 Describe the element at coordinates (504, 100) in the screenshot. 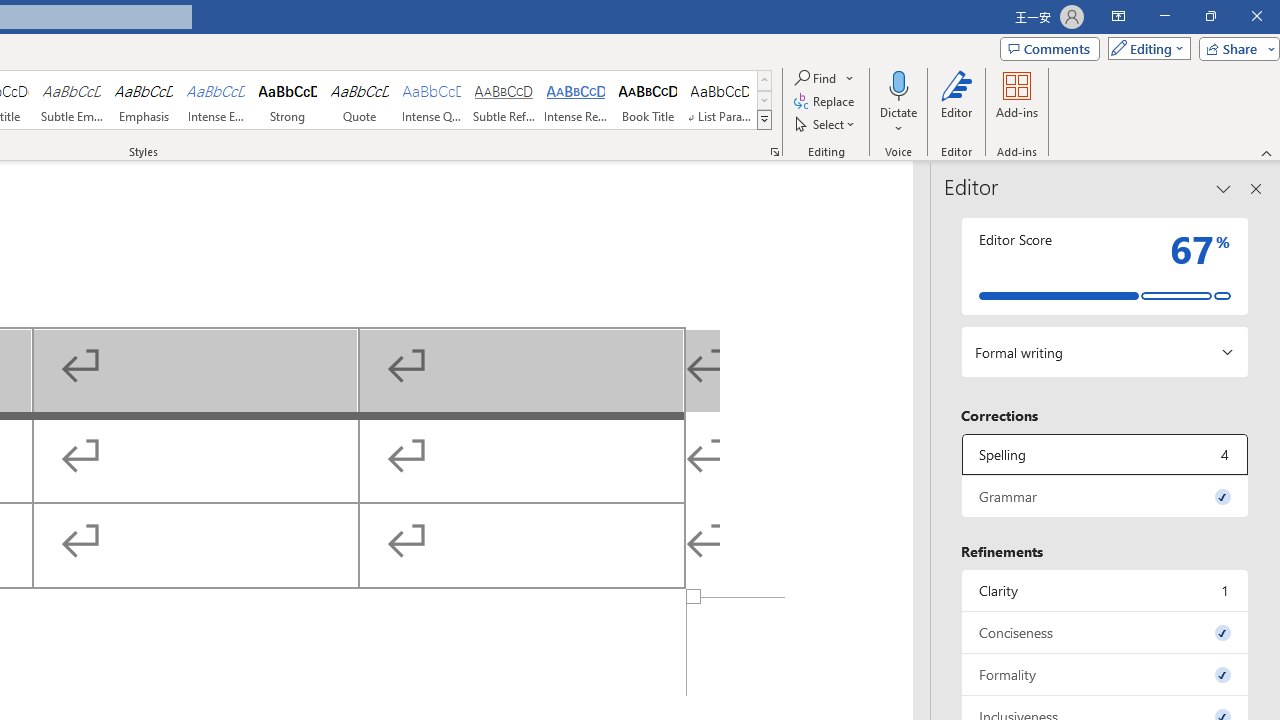

I see `'Subtle Reference'` at that location.